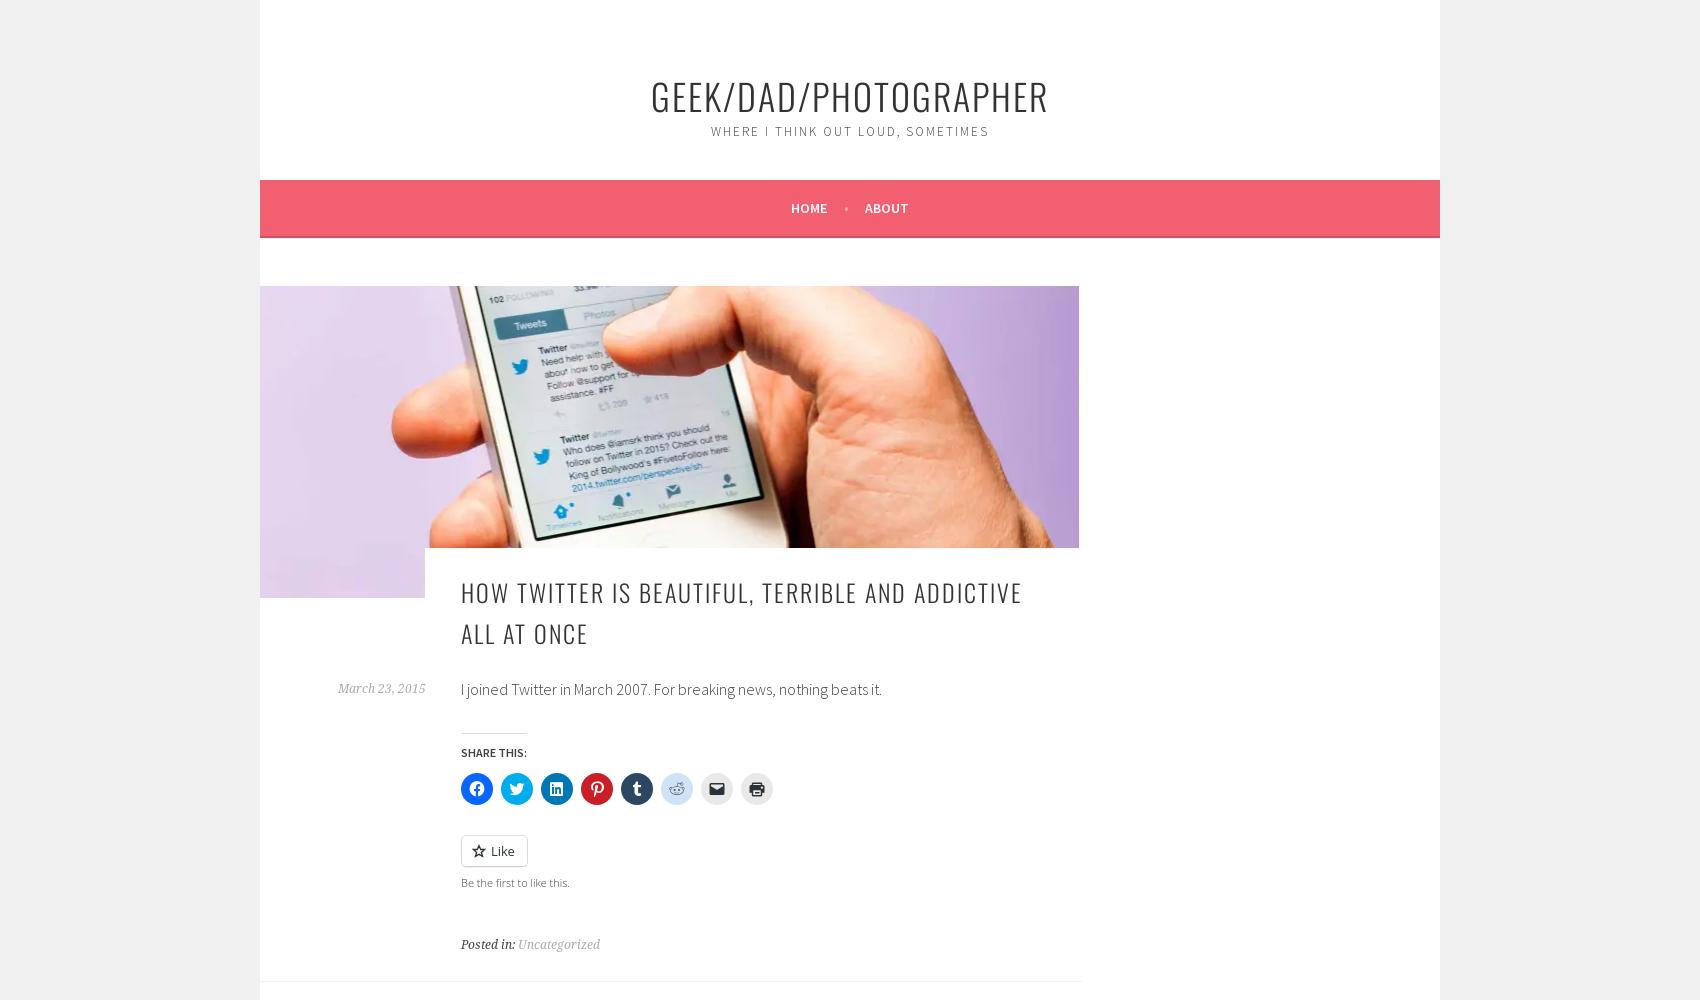  What do you see at coordinates (850, 130) in the screenshot?
I see `'Where I think out loud, sometimes'` at bounding box center [850, 130].